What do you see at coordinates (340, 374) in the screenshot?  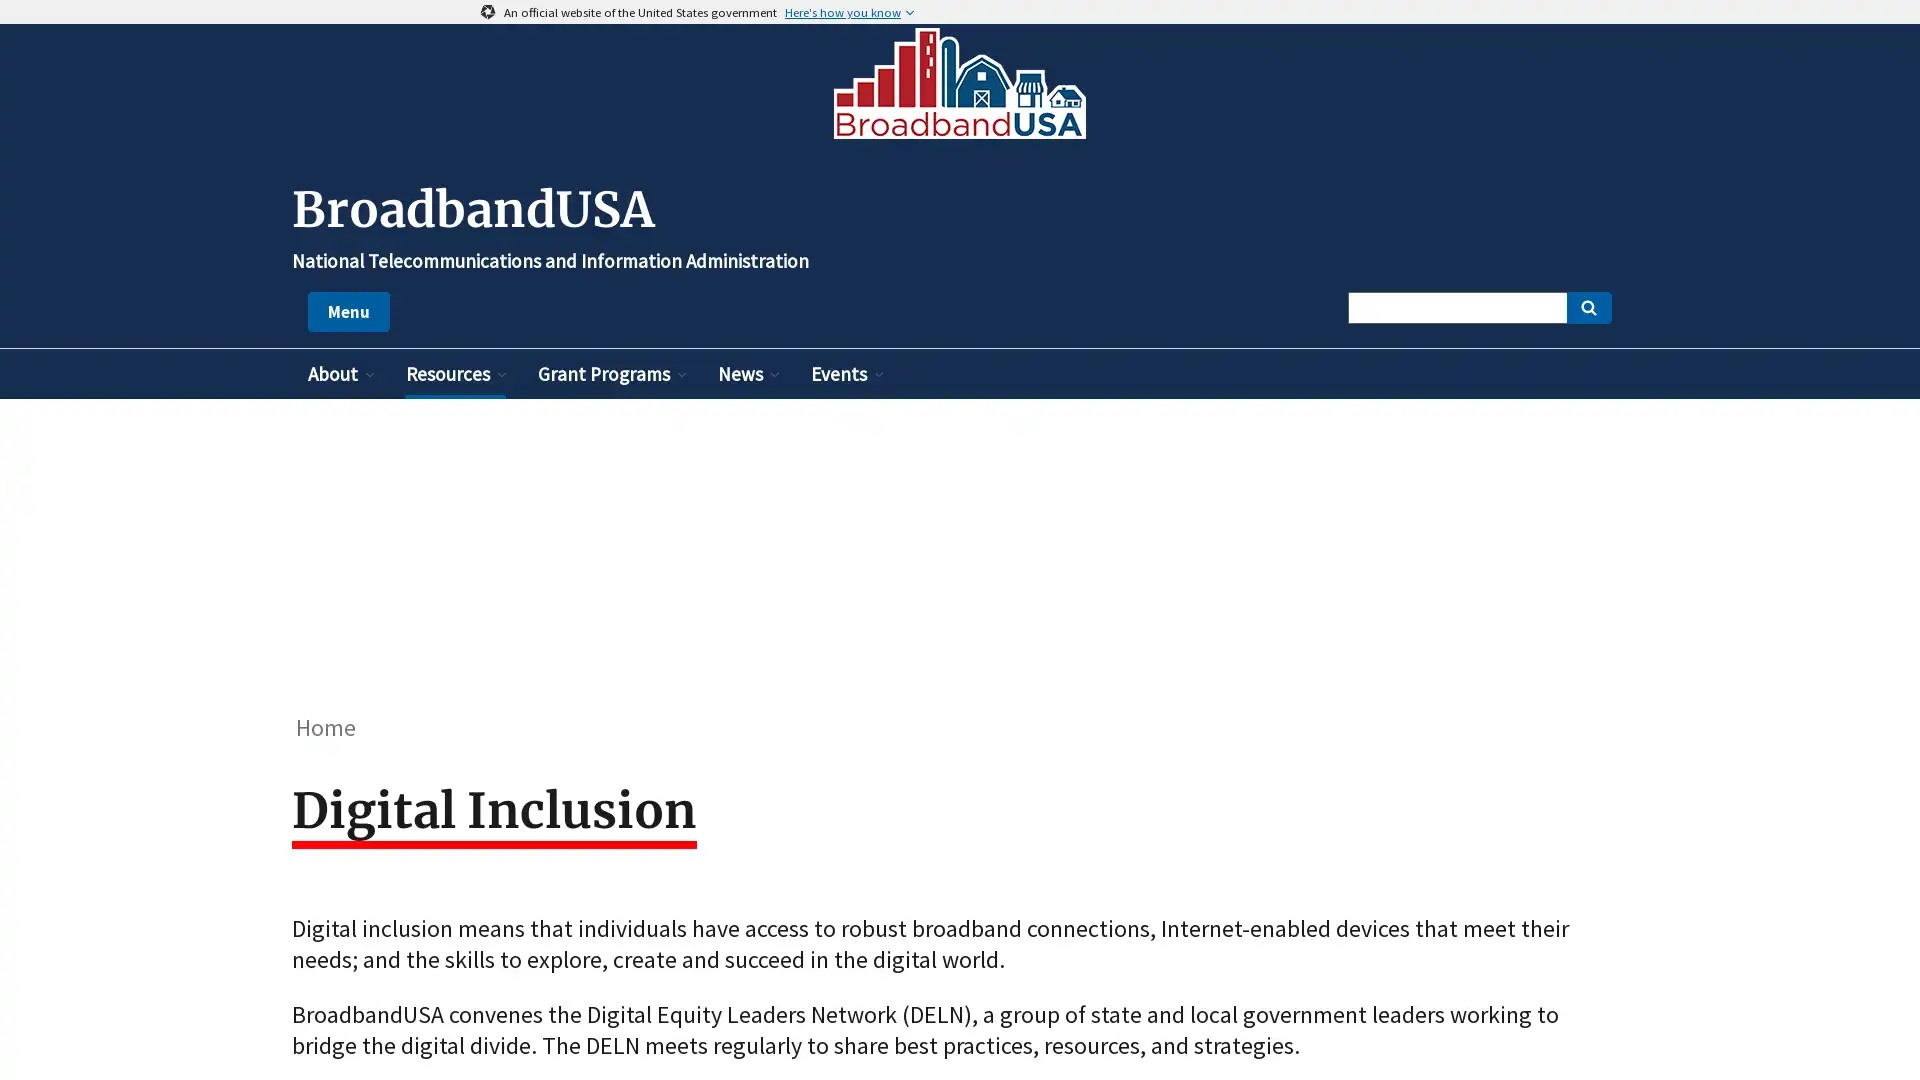 I see `About` at bounding box center [340, 374].